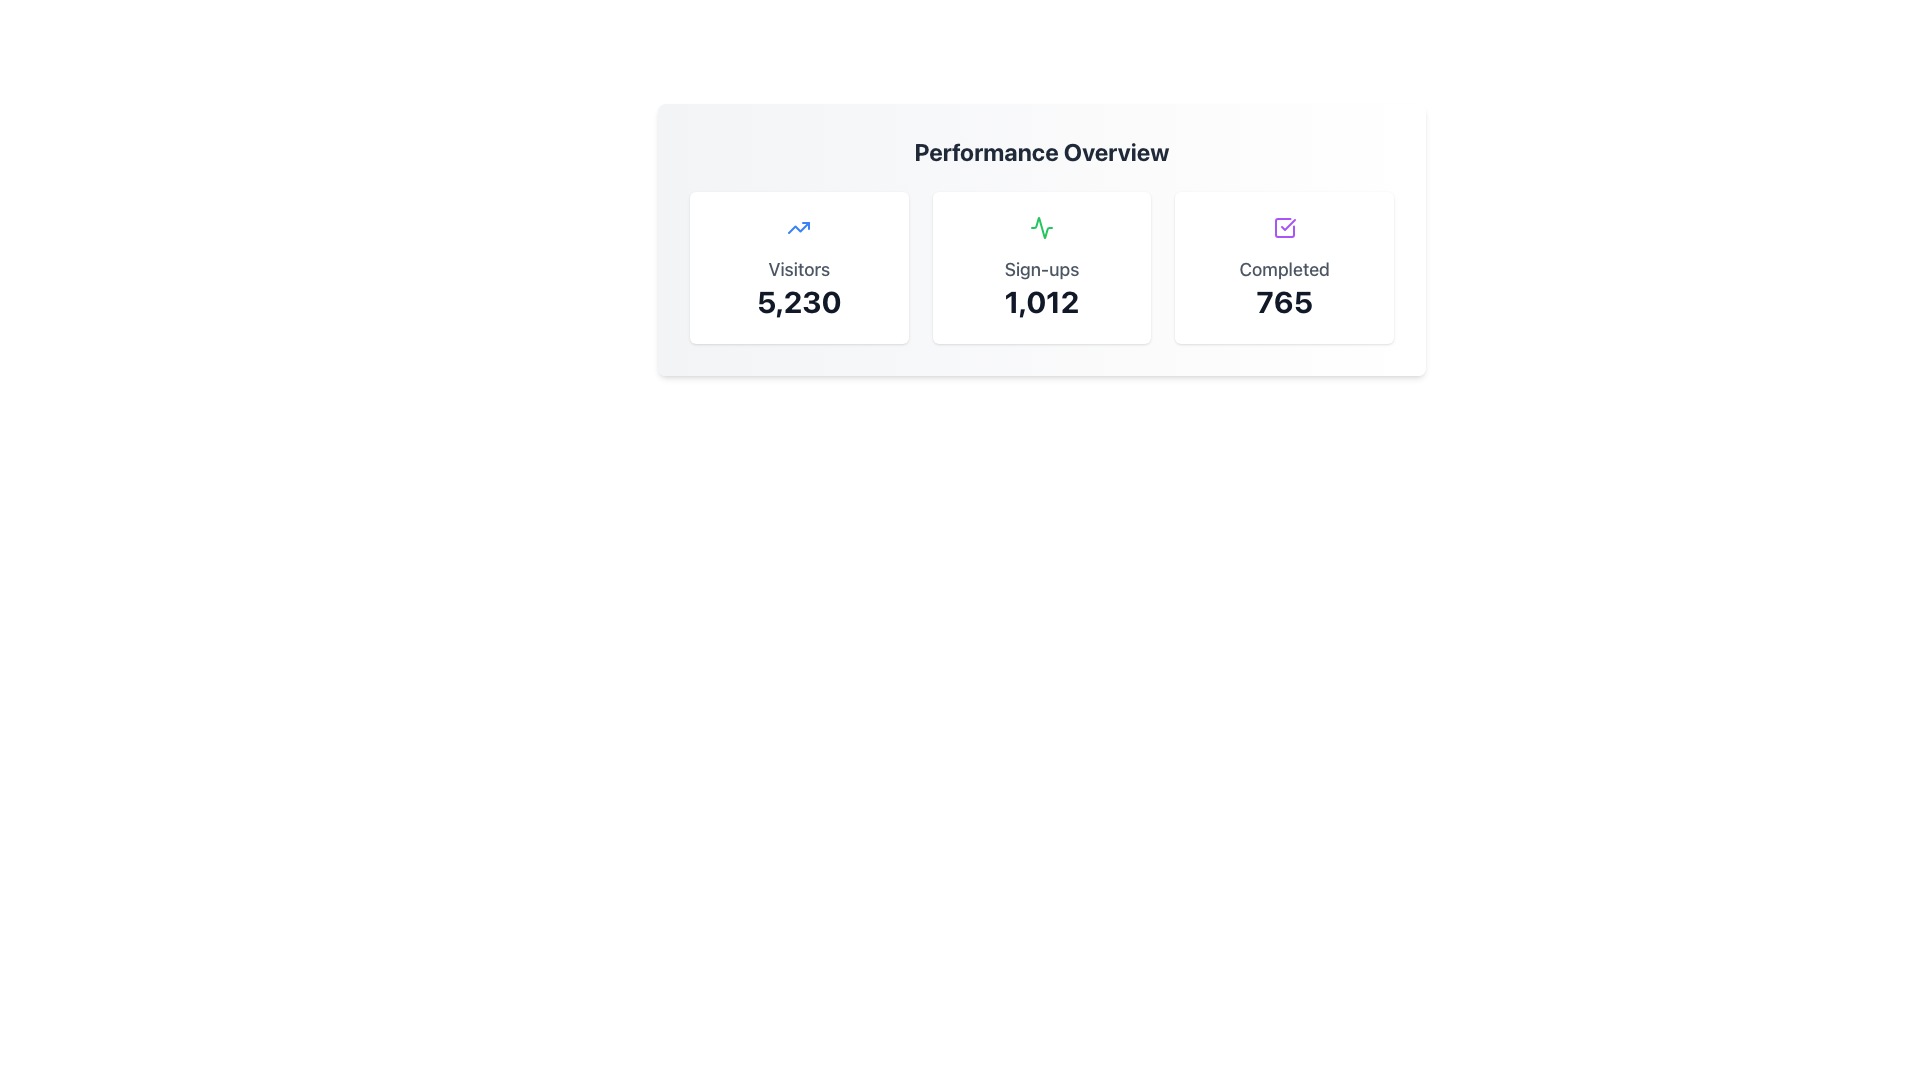 The width and height of the screenshot is (1920, 1080). What do you see at coordinates (1284, 270) in the screenshot?
I see `the 'Completed' text label, which is styled in a large font size and medium weight, located in the upper section of the third box in a three-box grid layout on the right` at bounding box center [1284, 270].